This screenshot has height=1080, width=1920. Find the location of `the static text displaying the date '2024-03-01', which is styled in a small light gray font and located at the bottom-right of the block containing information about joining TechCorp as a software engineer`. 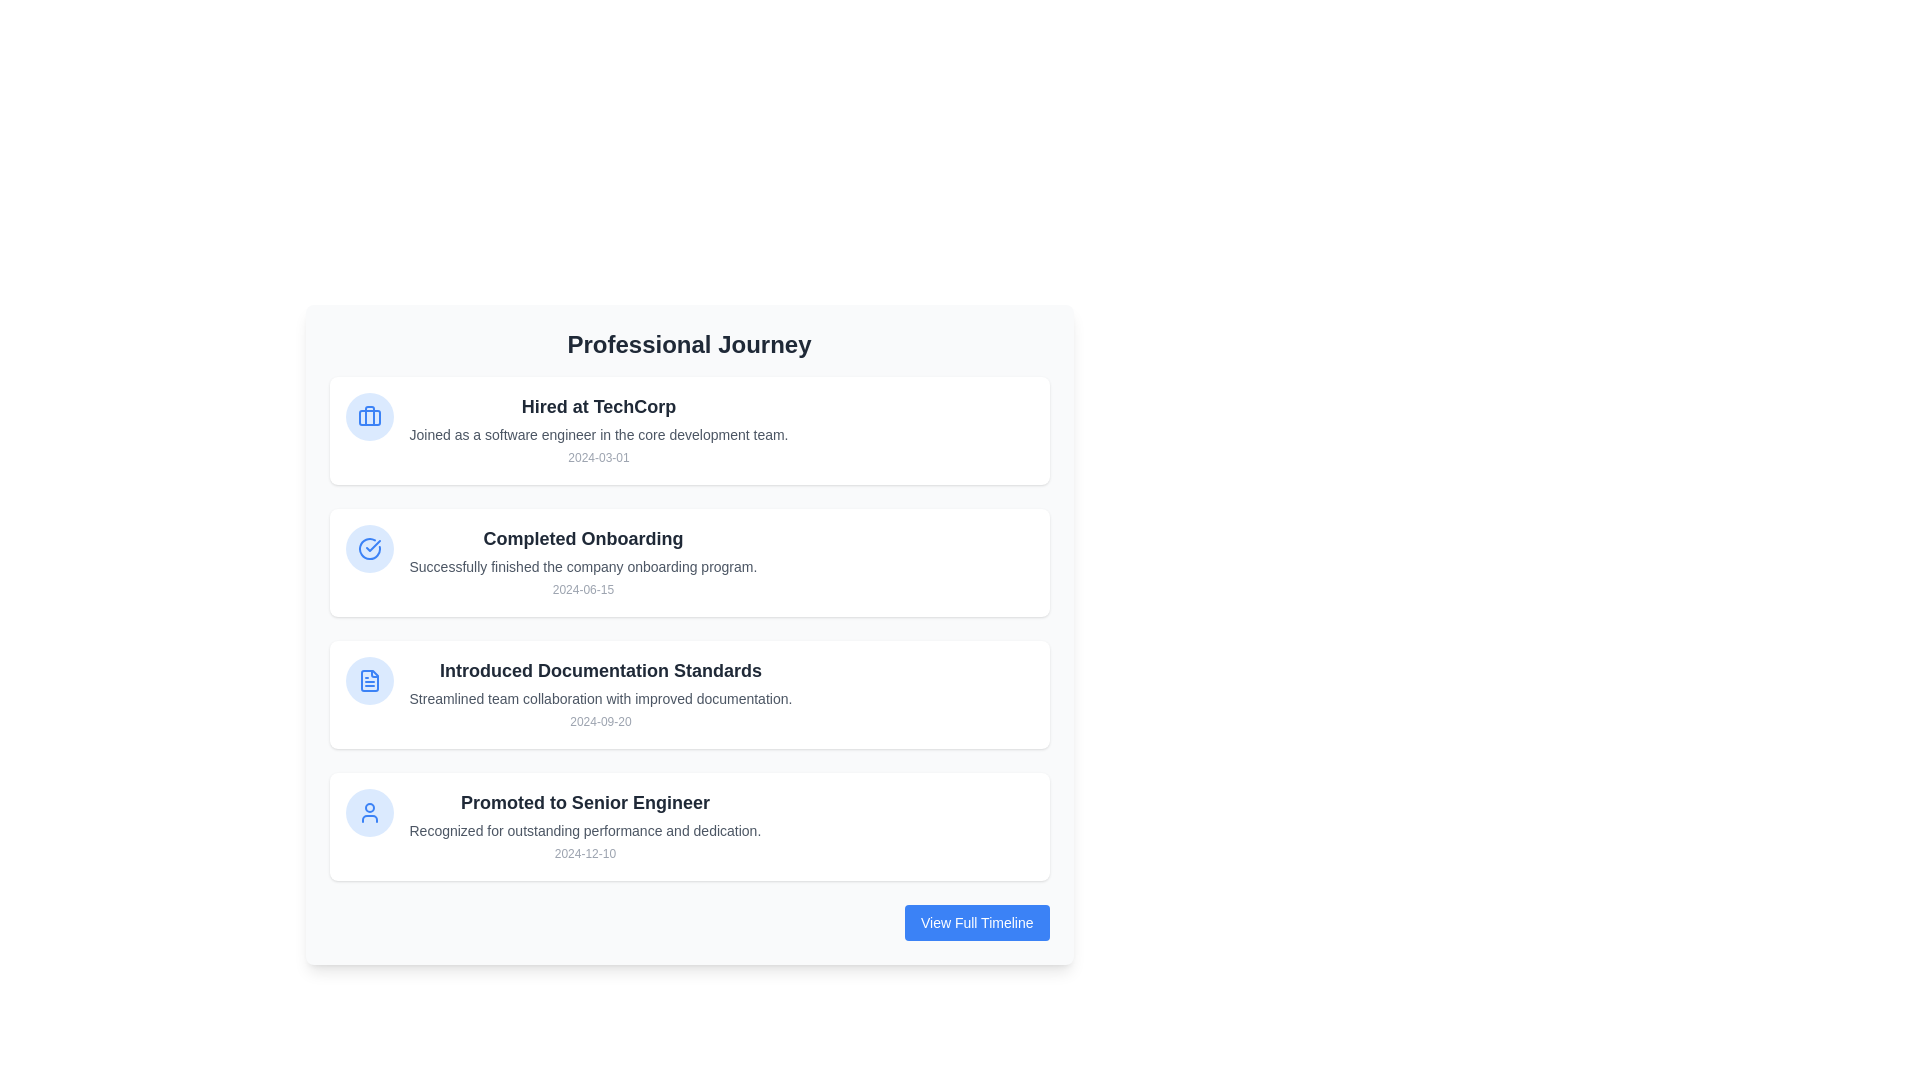

the static text displaying the date '2024-03-01', which is styled in a small light gray font and located at the bottom-right of the block containing information about joining TechCorp as a software engineer is located at coordinates (598, 458).